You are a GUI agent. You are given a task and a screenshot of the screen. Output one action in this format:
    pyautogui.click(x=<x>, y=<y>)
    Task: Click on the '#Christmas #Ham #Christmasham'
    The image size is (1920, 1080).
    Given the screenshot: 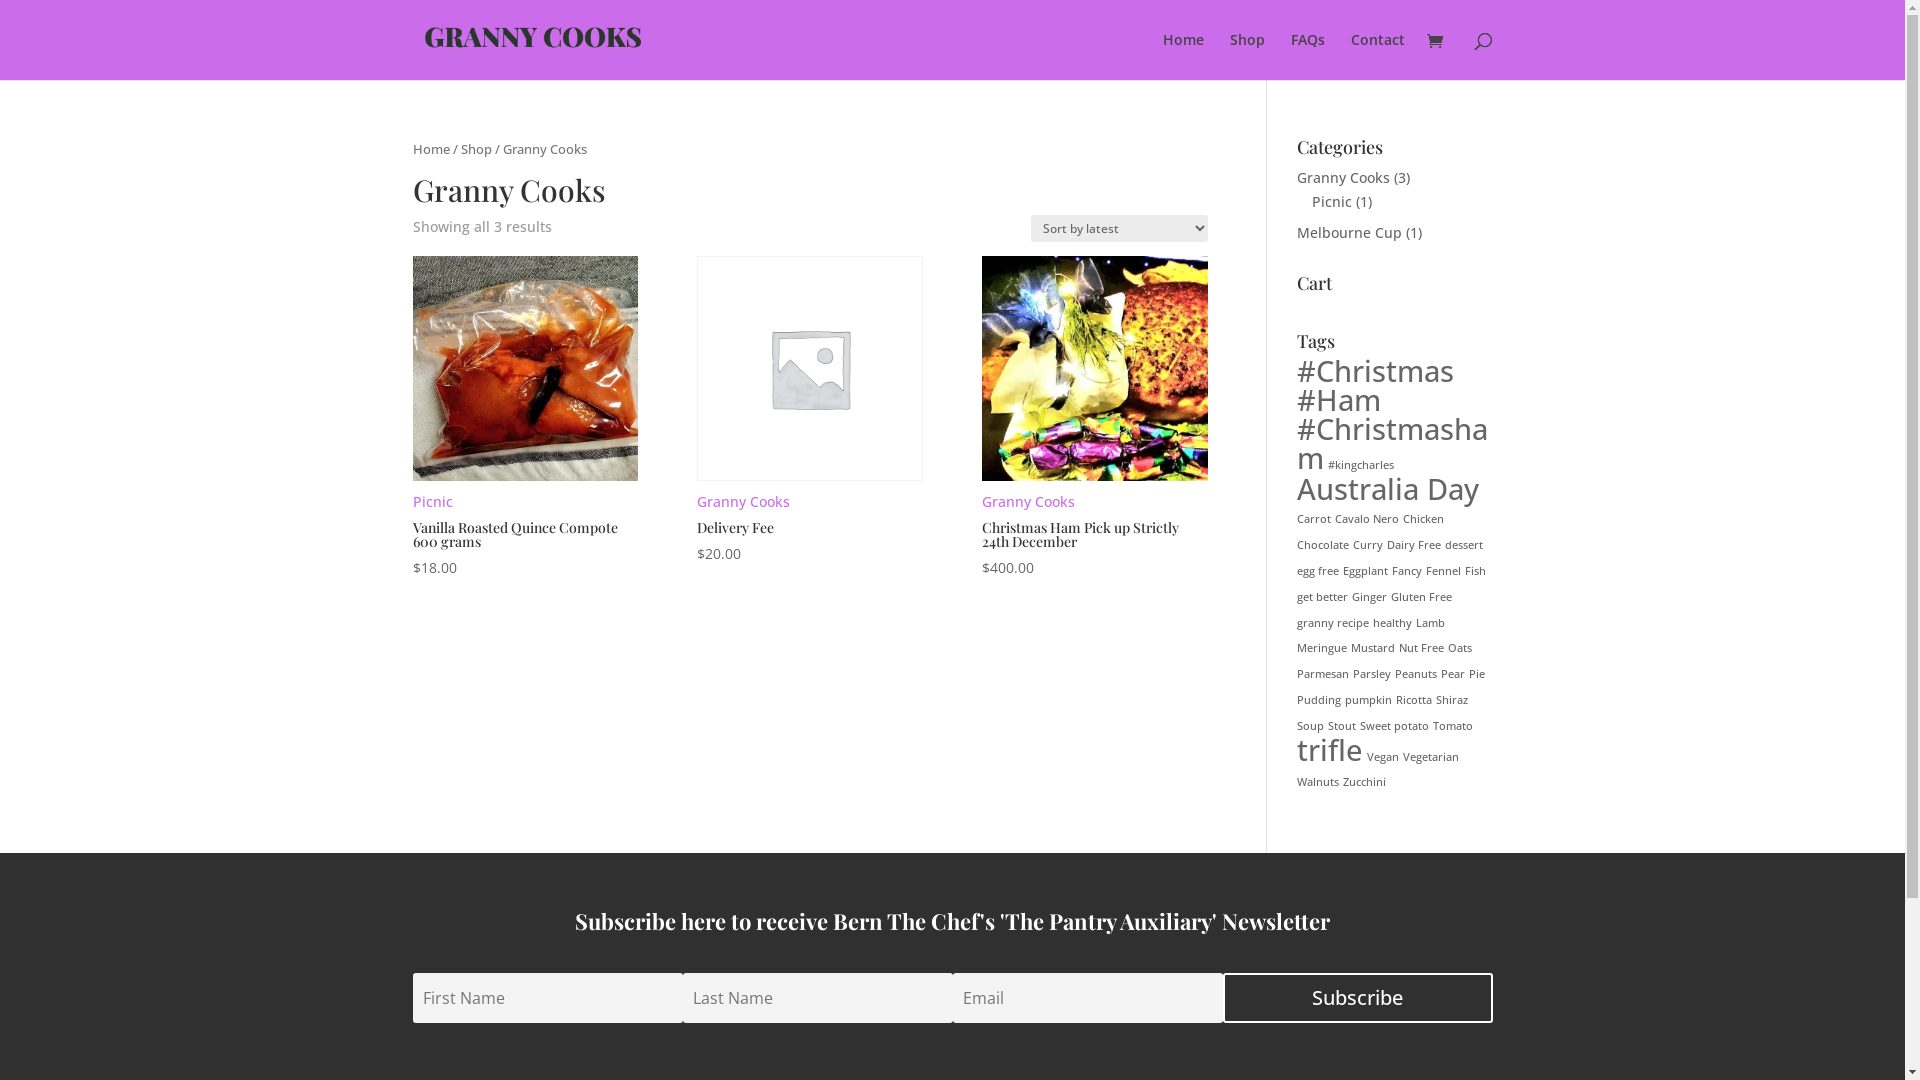 What is the action you would take?
    pyautogui.click(x=1391, y=412)
    